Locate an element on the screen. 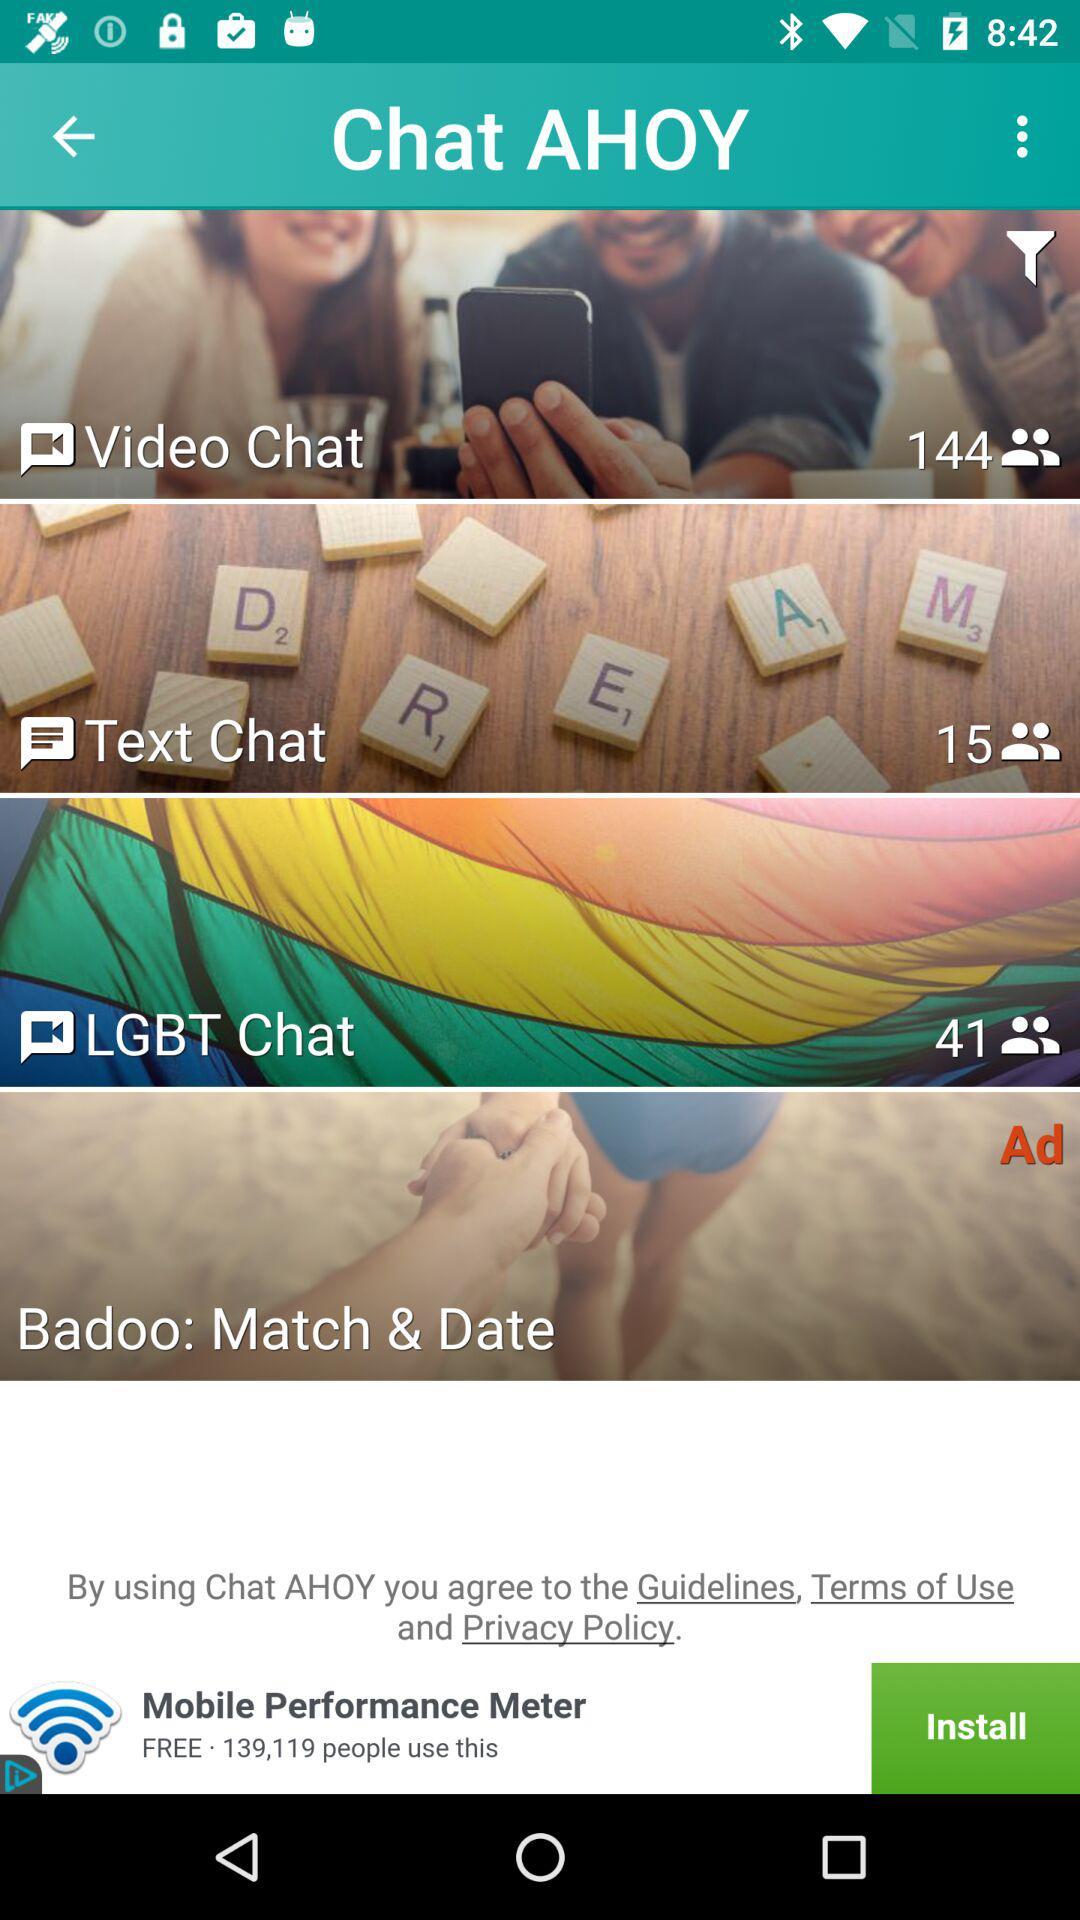  icon next to the 15 item is located at coordinates (205, 737).